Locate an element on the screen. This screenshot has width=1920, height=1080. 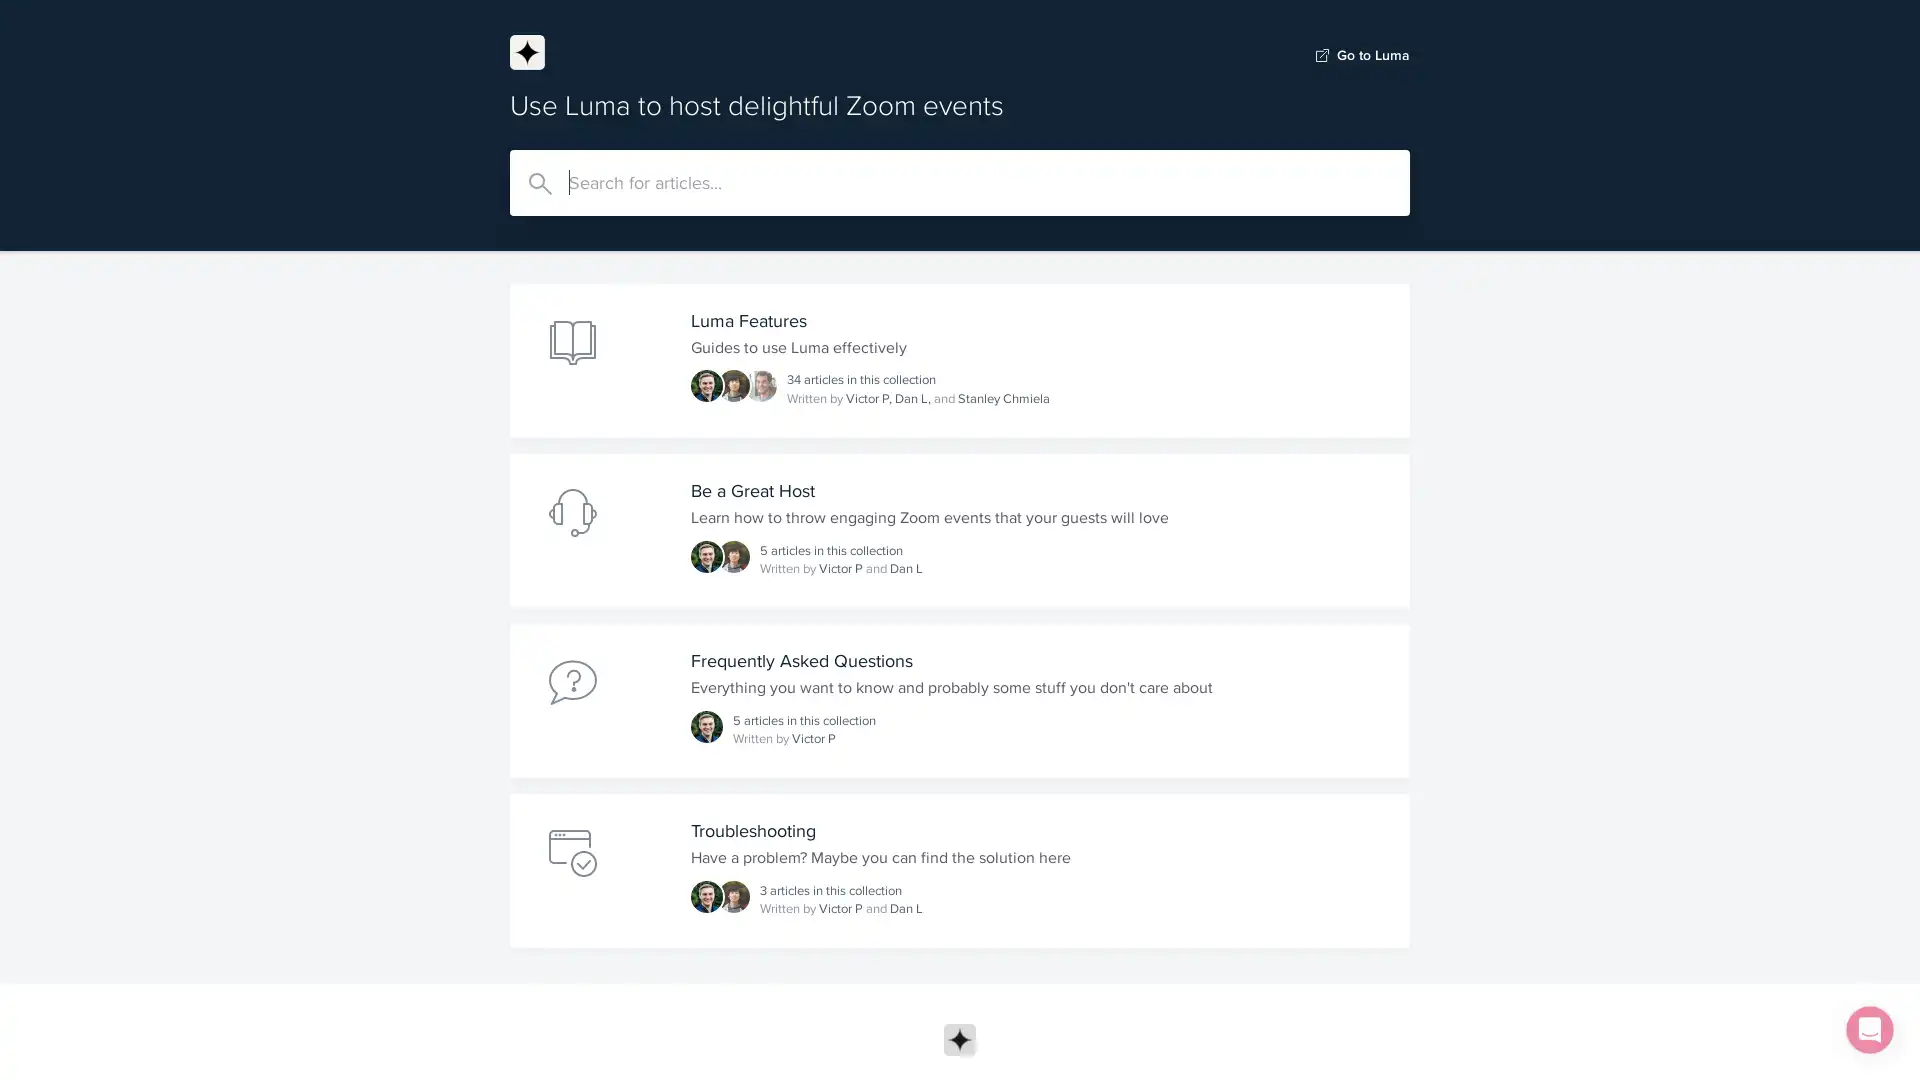
Open Intercom Messenger is located at coordinates (1869, 1029).